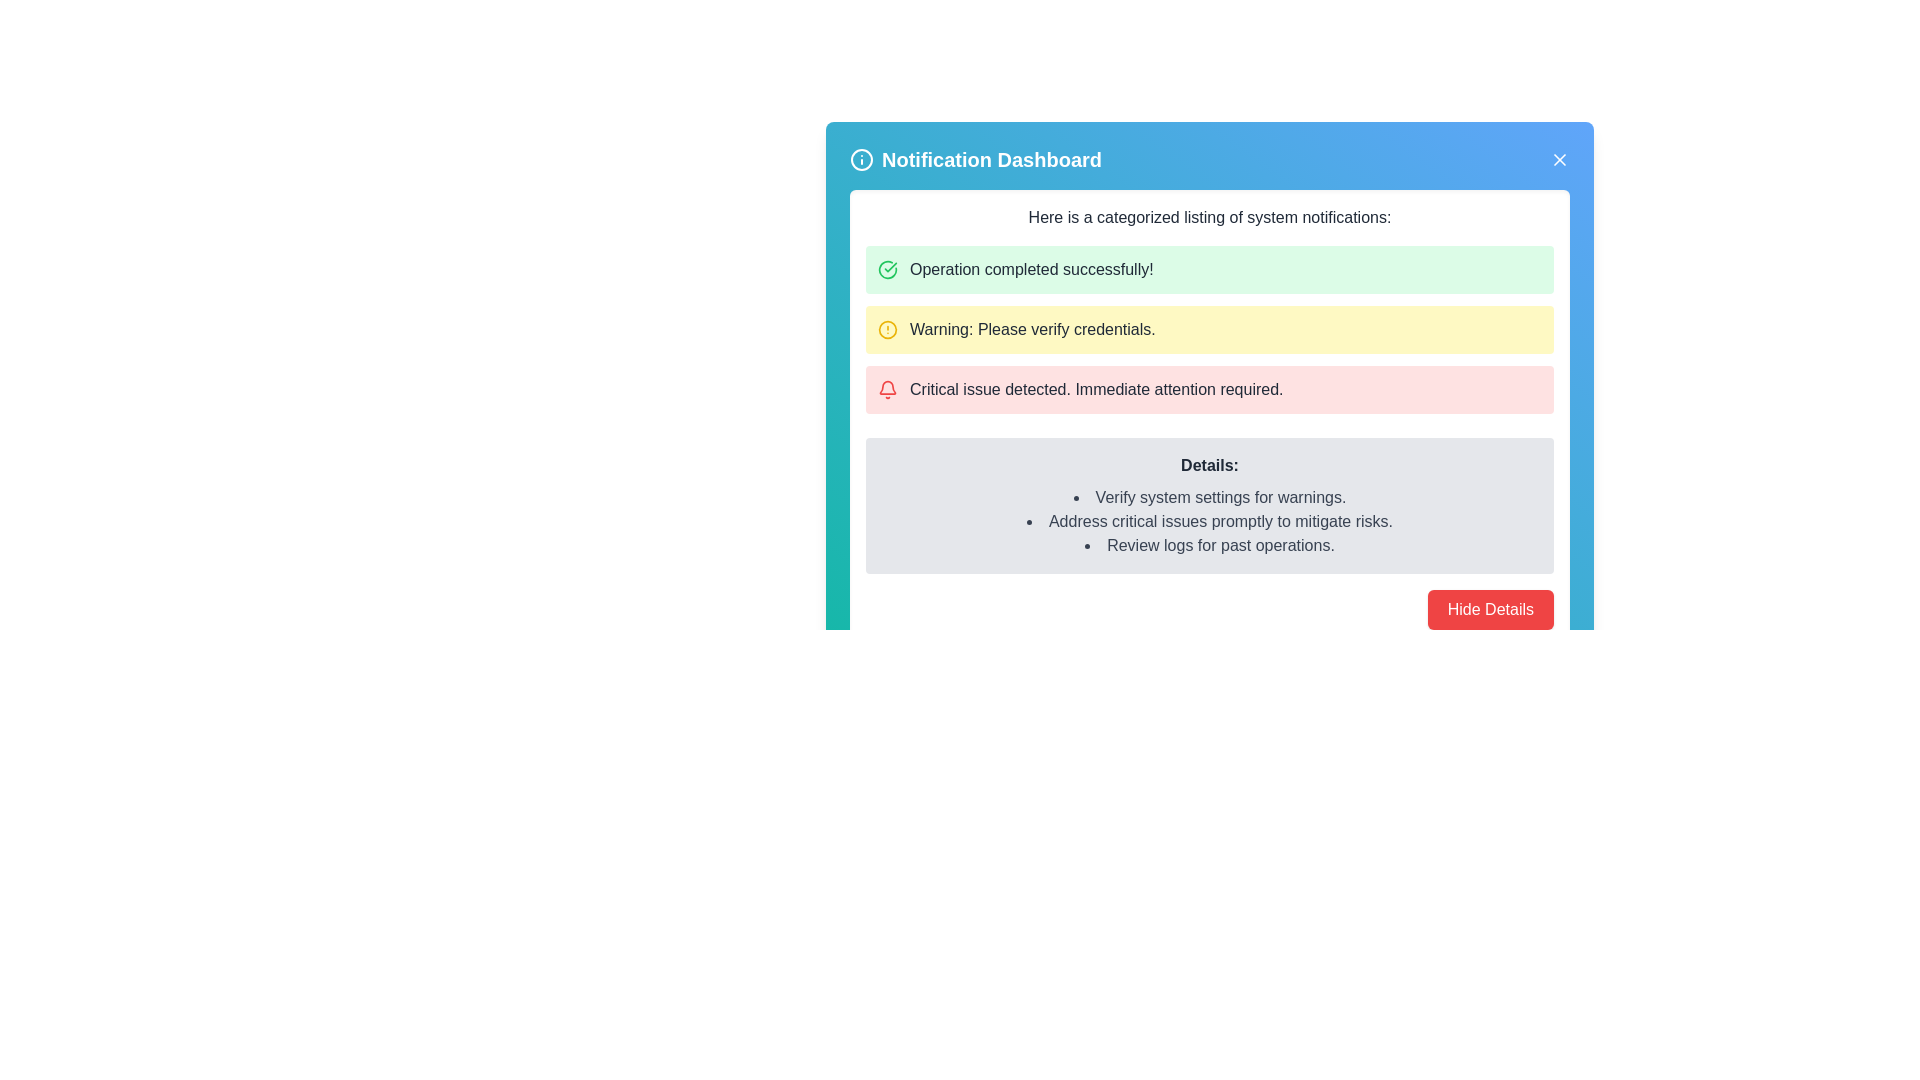  Describe the element at coordinates (1208, 546) in the screenshot. I see `the text item that reads 'Review logs for past operations.' in the bulleted list under the label 'Details:'` at that location.